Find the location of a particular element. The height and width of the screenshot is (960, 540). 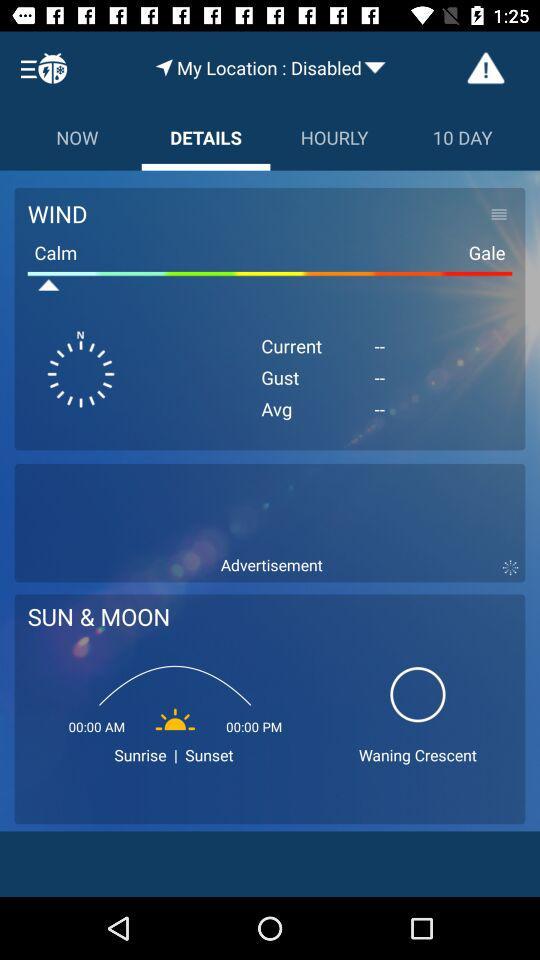

the icon beside my location is located at coordinates (163, 67).